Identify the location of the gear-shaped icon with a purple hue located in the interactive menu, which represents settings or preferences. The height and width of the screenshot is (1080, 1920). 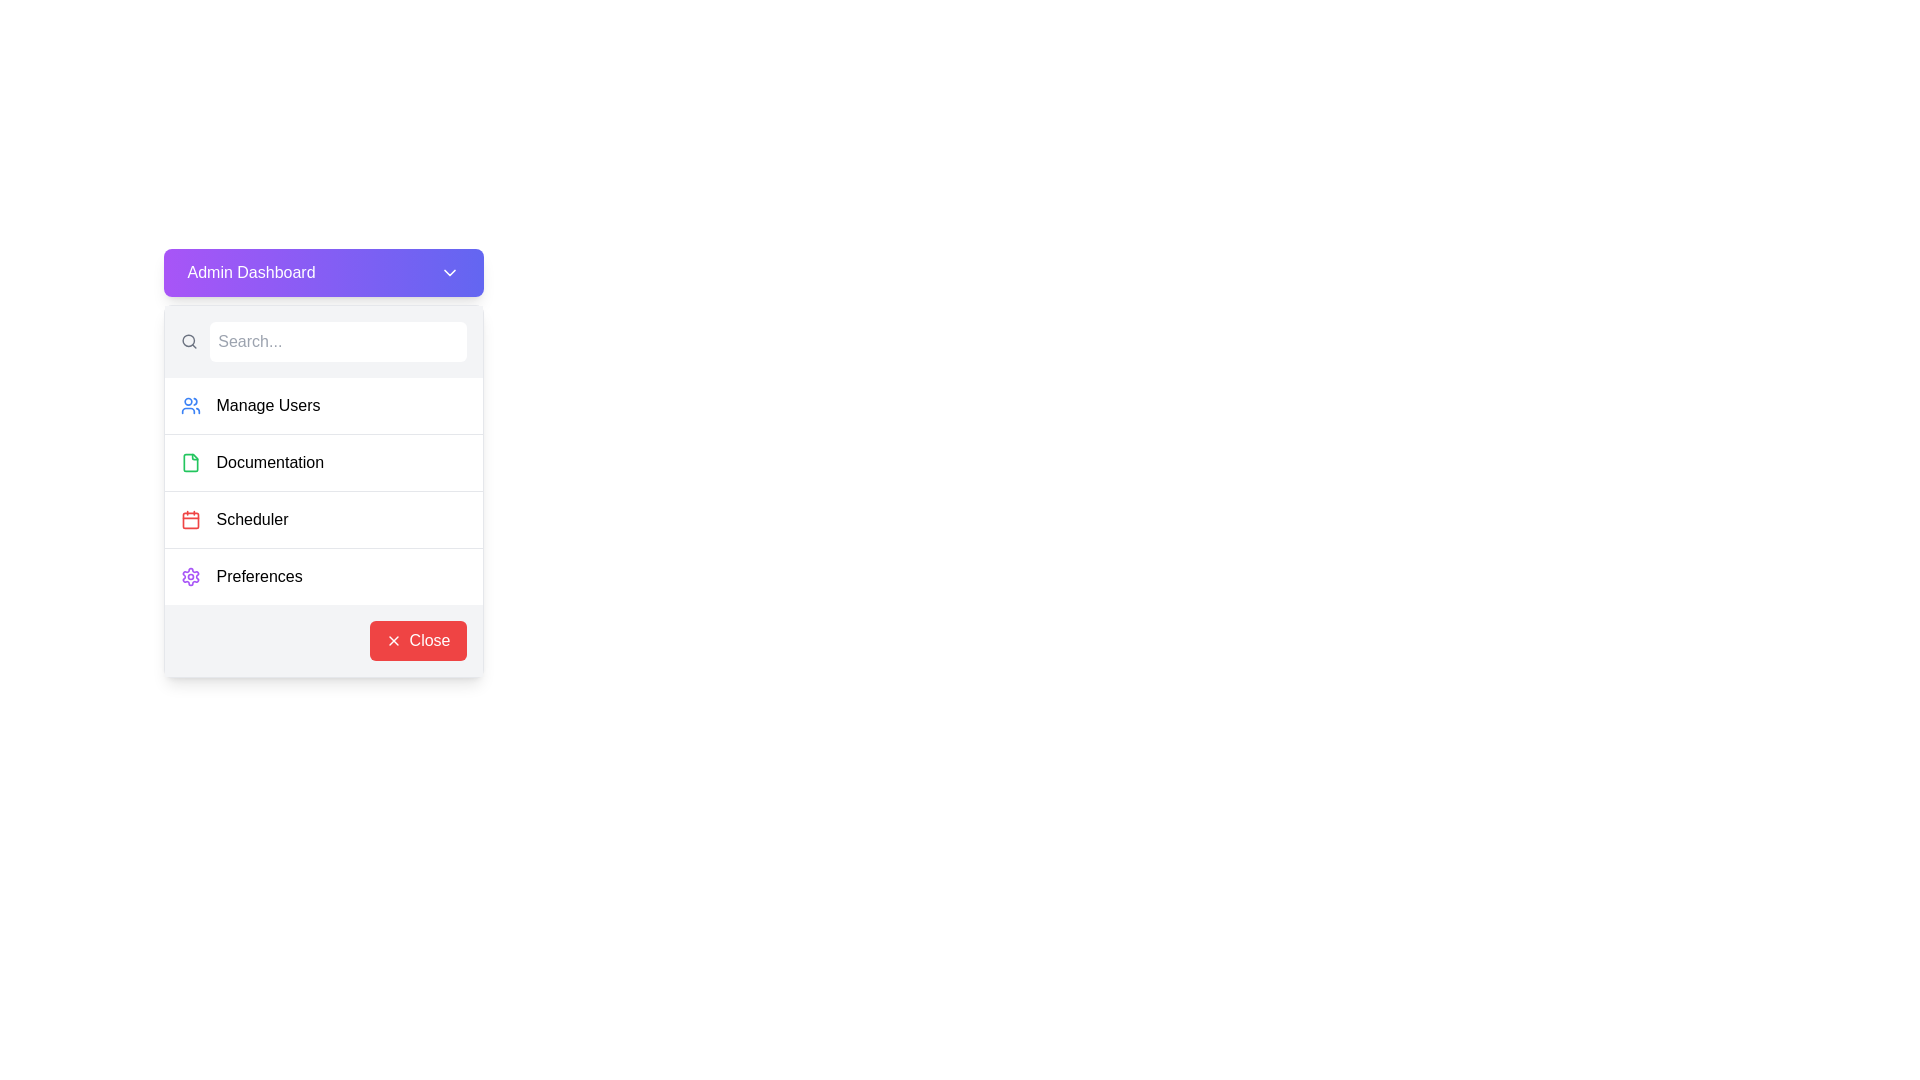
(190, 577).